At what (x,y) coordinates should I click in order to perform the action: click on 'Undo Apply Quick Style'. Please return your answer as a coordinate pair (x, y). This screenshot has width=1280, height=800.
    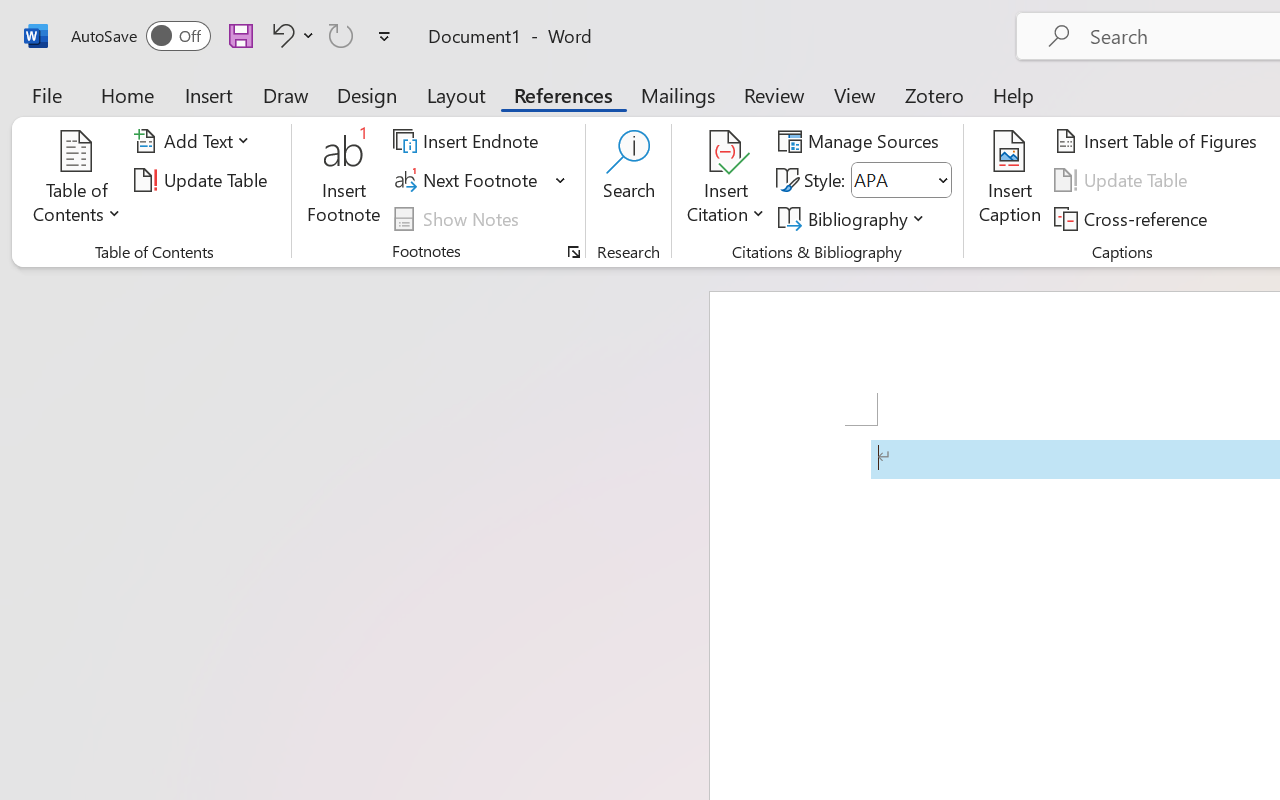
    Looking at the image, I should click on (289, 34).